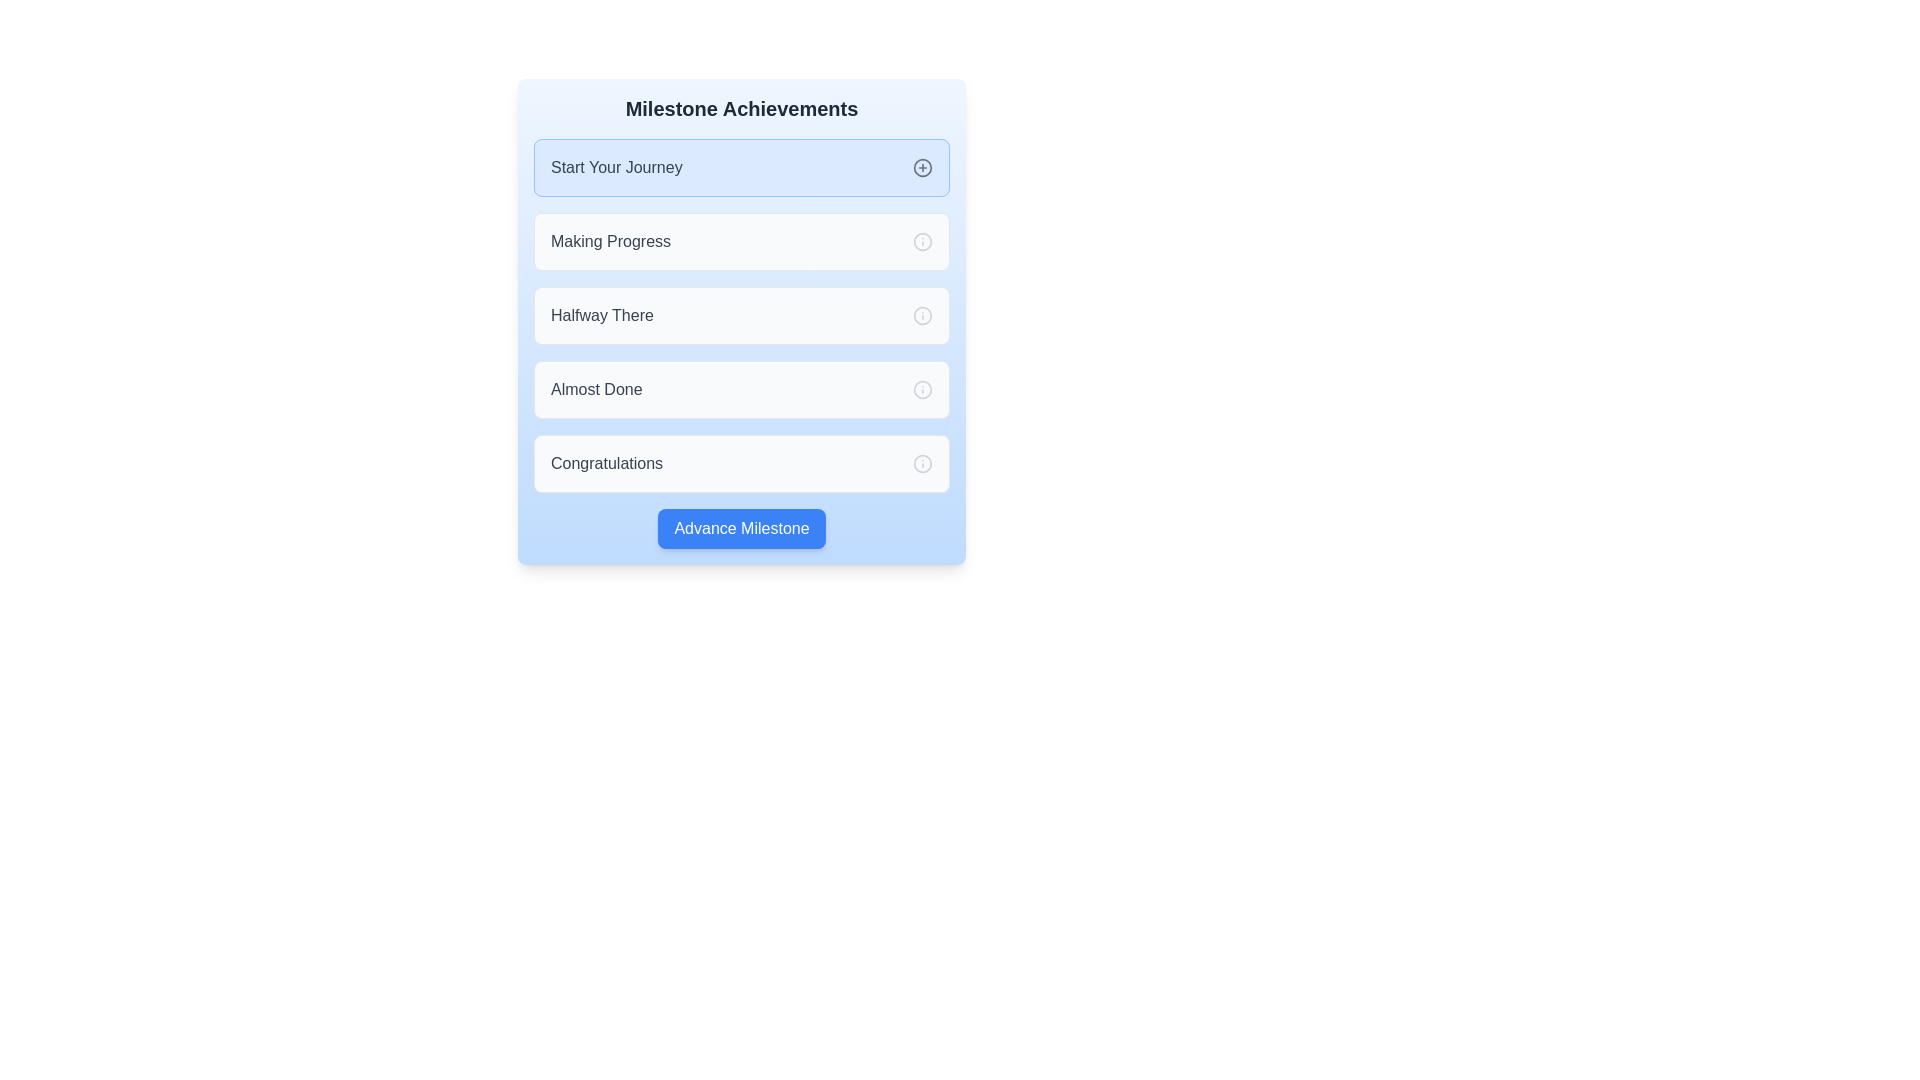 The image size is (1920, 1080). What do you see at coordinates (741, 241) in the screenshot?
I see `the milestone item in the progress tracker that indicates the 'Making Progress' phase` at bounding box center [741, 241].